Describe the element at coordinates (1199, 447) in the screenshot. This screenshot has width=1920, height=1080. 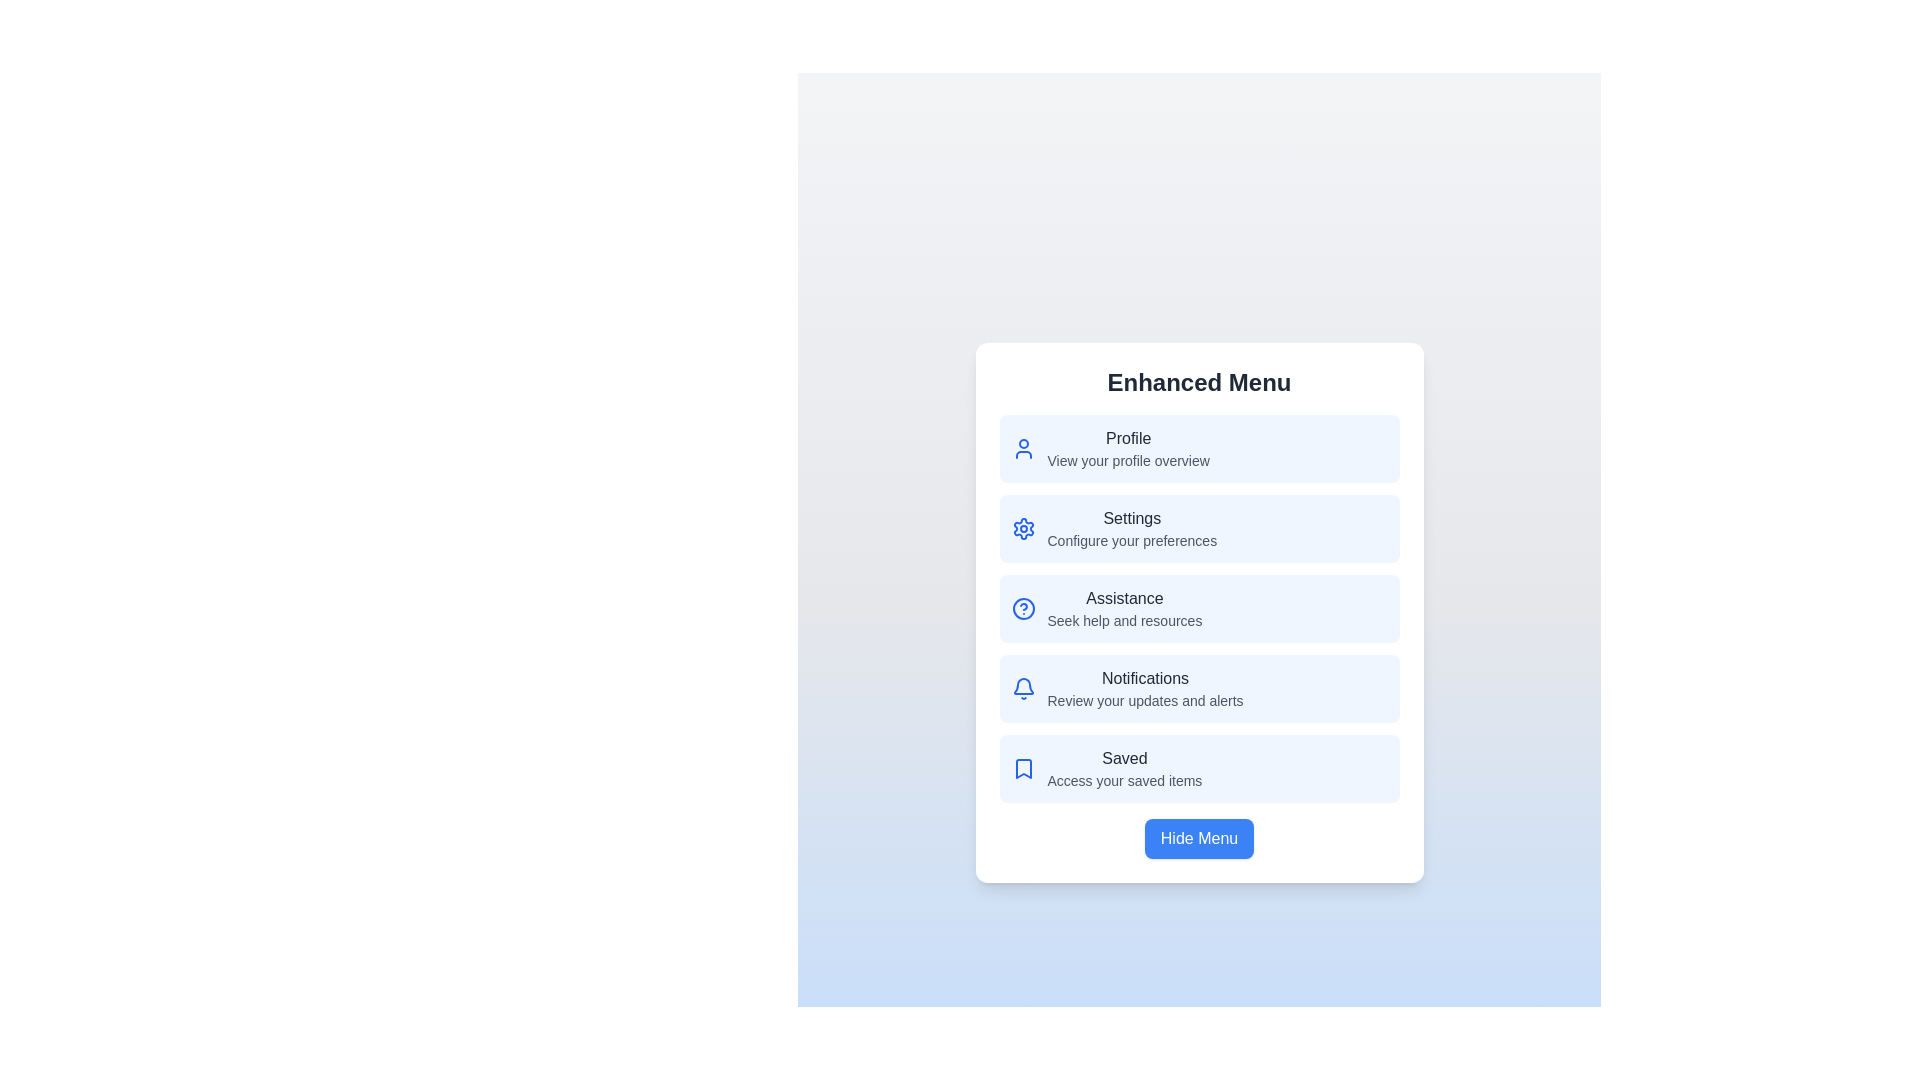
I see `the menu option Profile to view its details` at that location.